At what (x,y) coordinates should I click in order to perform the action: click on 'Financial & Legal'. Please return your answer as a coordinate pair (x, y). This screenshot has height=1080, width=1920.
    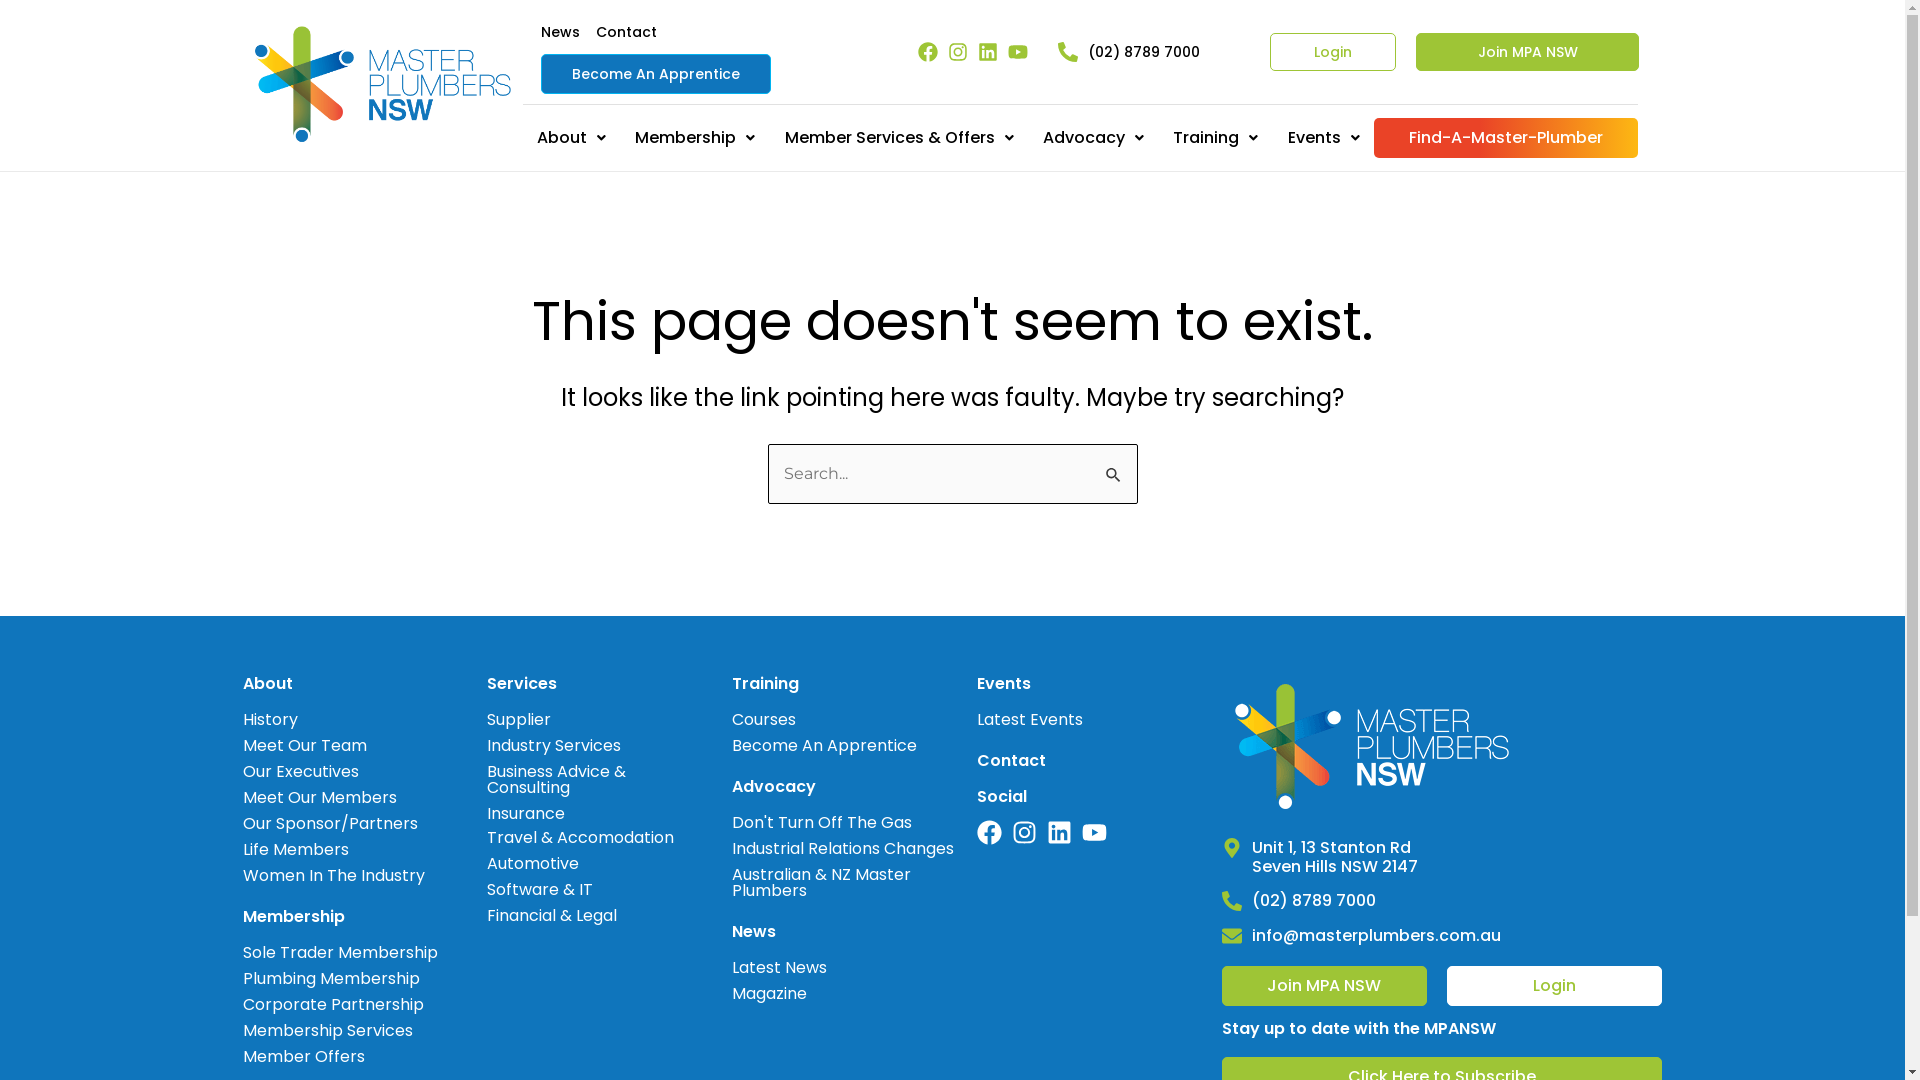
    Looking at the image, I should click on (579, 915).